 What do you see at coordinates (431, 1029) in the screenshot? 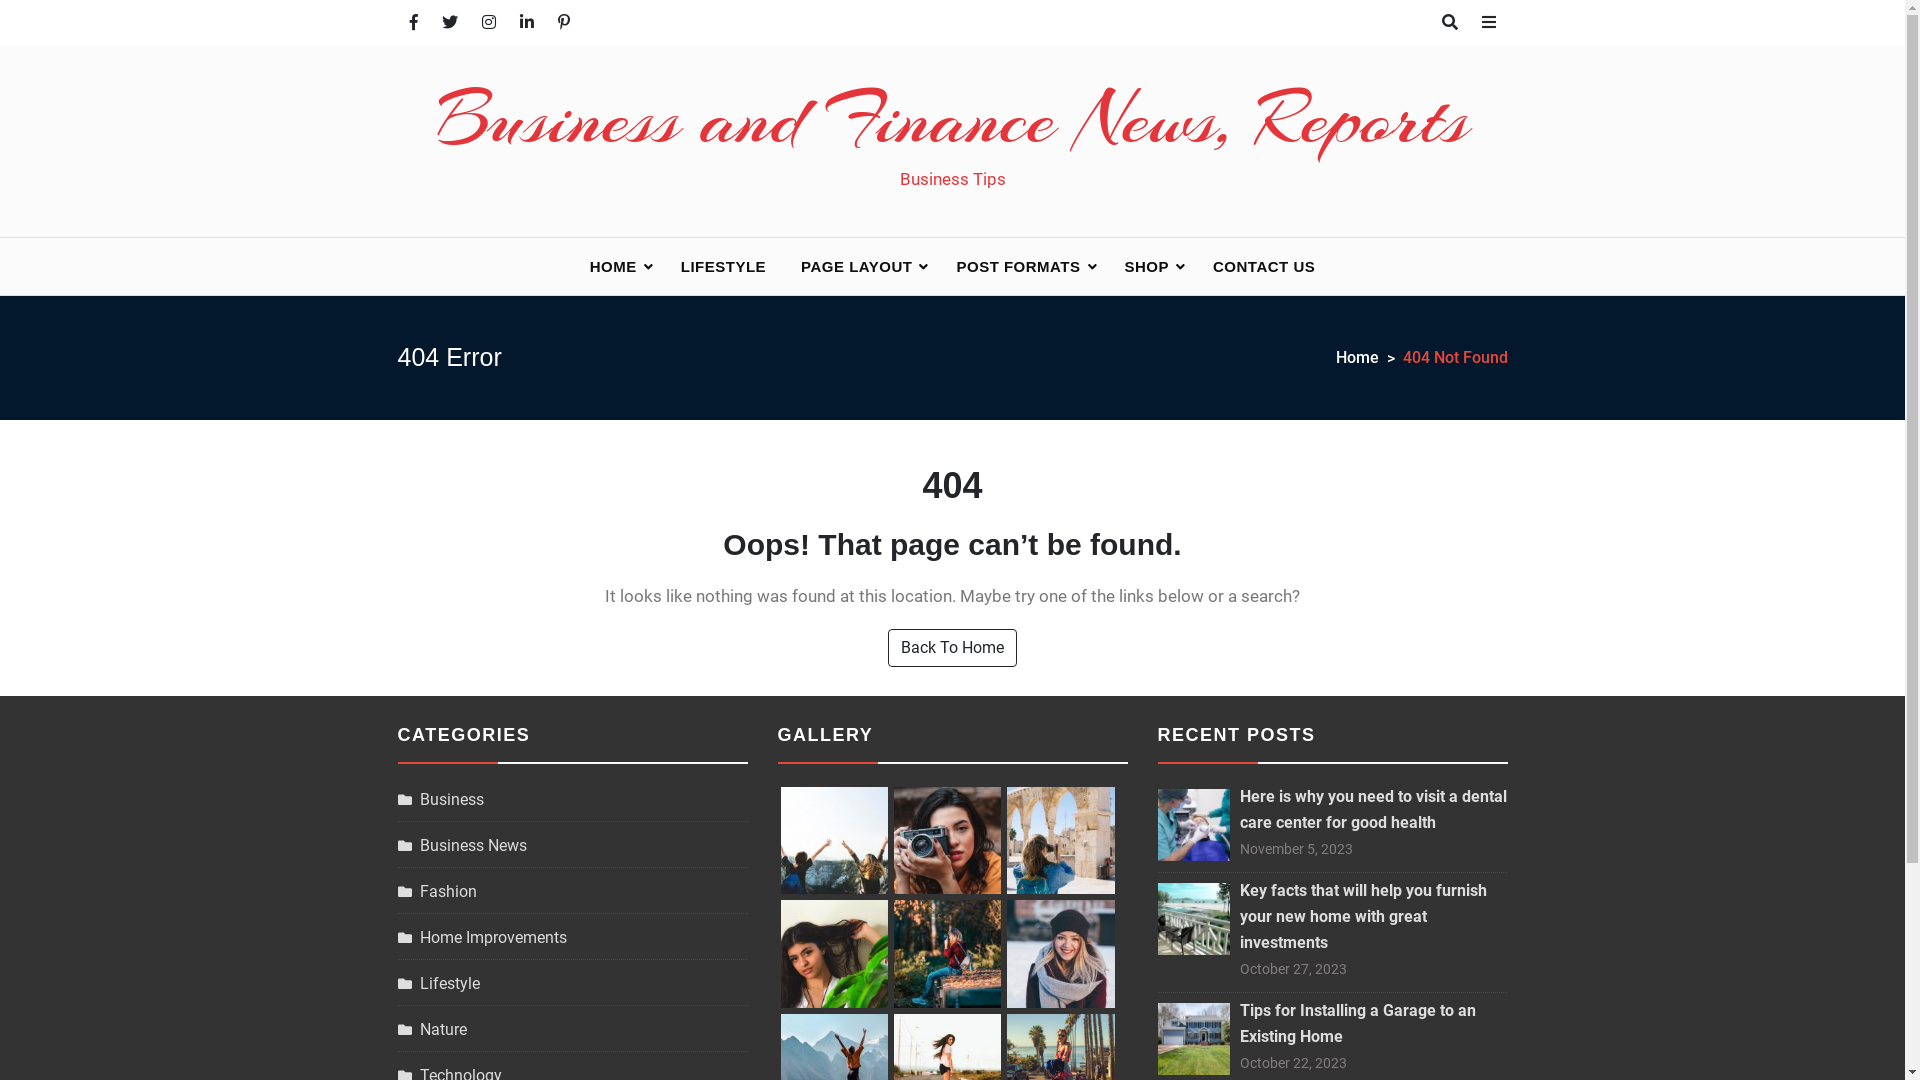
I see `'Nature'` at bounding box center [431, 1029].